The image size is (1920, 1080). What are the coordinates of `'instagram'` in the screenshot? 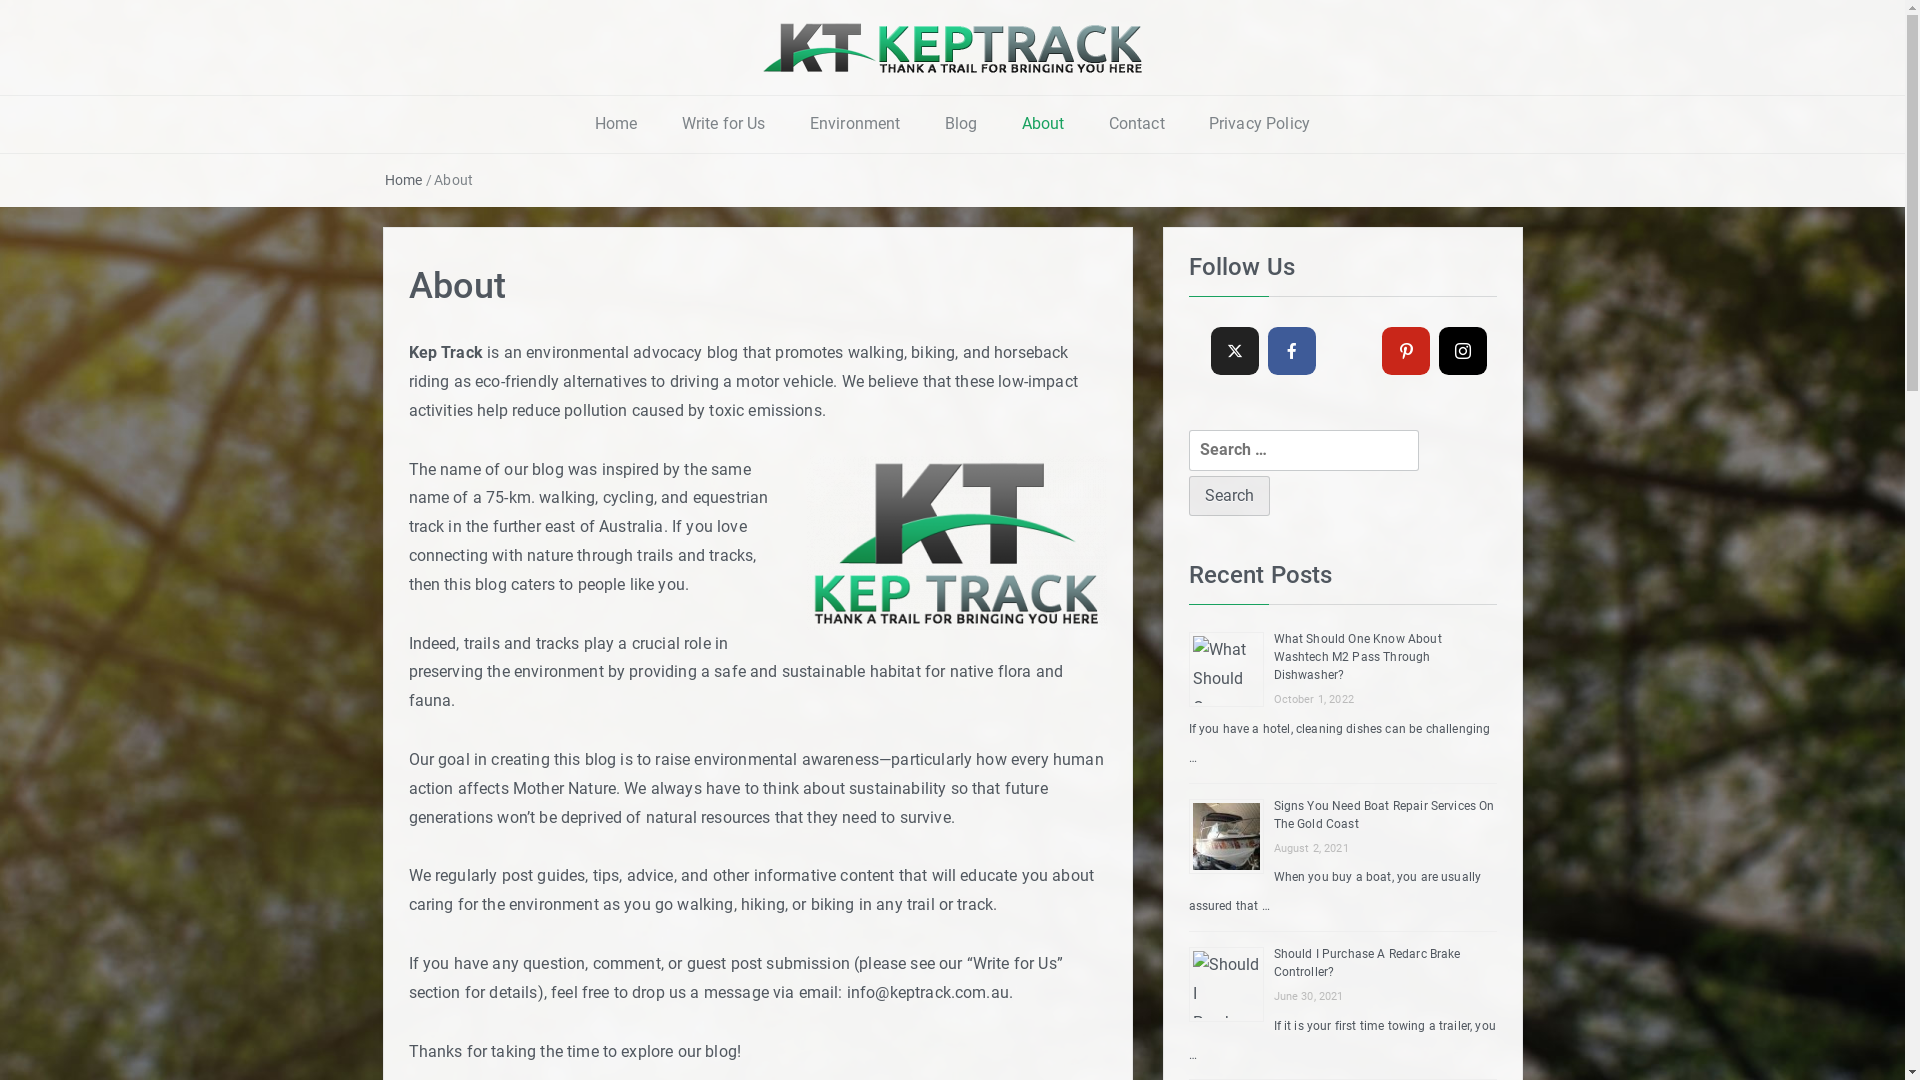 It's located at (1463, 350).